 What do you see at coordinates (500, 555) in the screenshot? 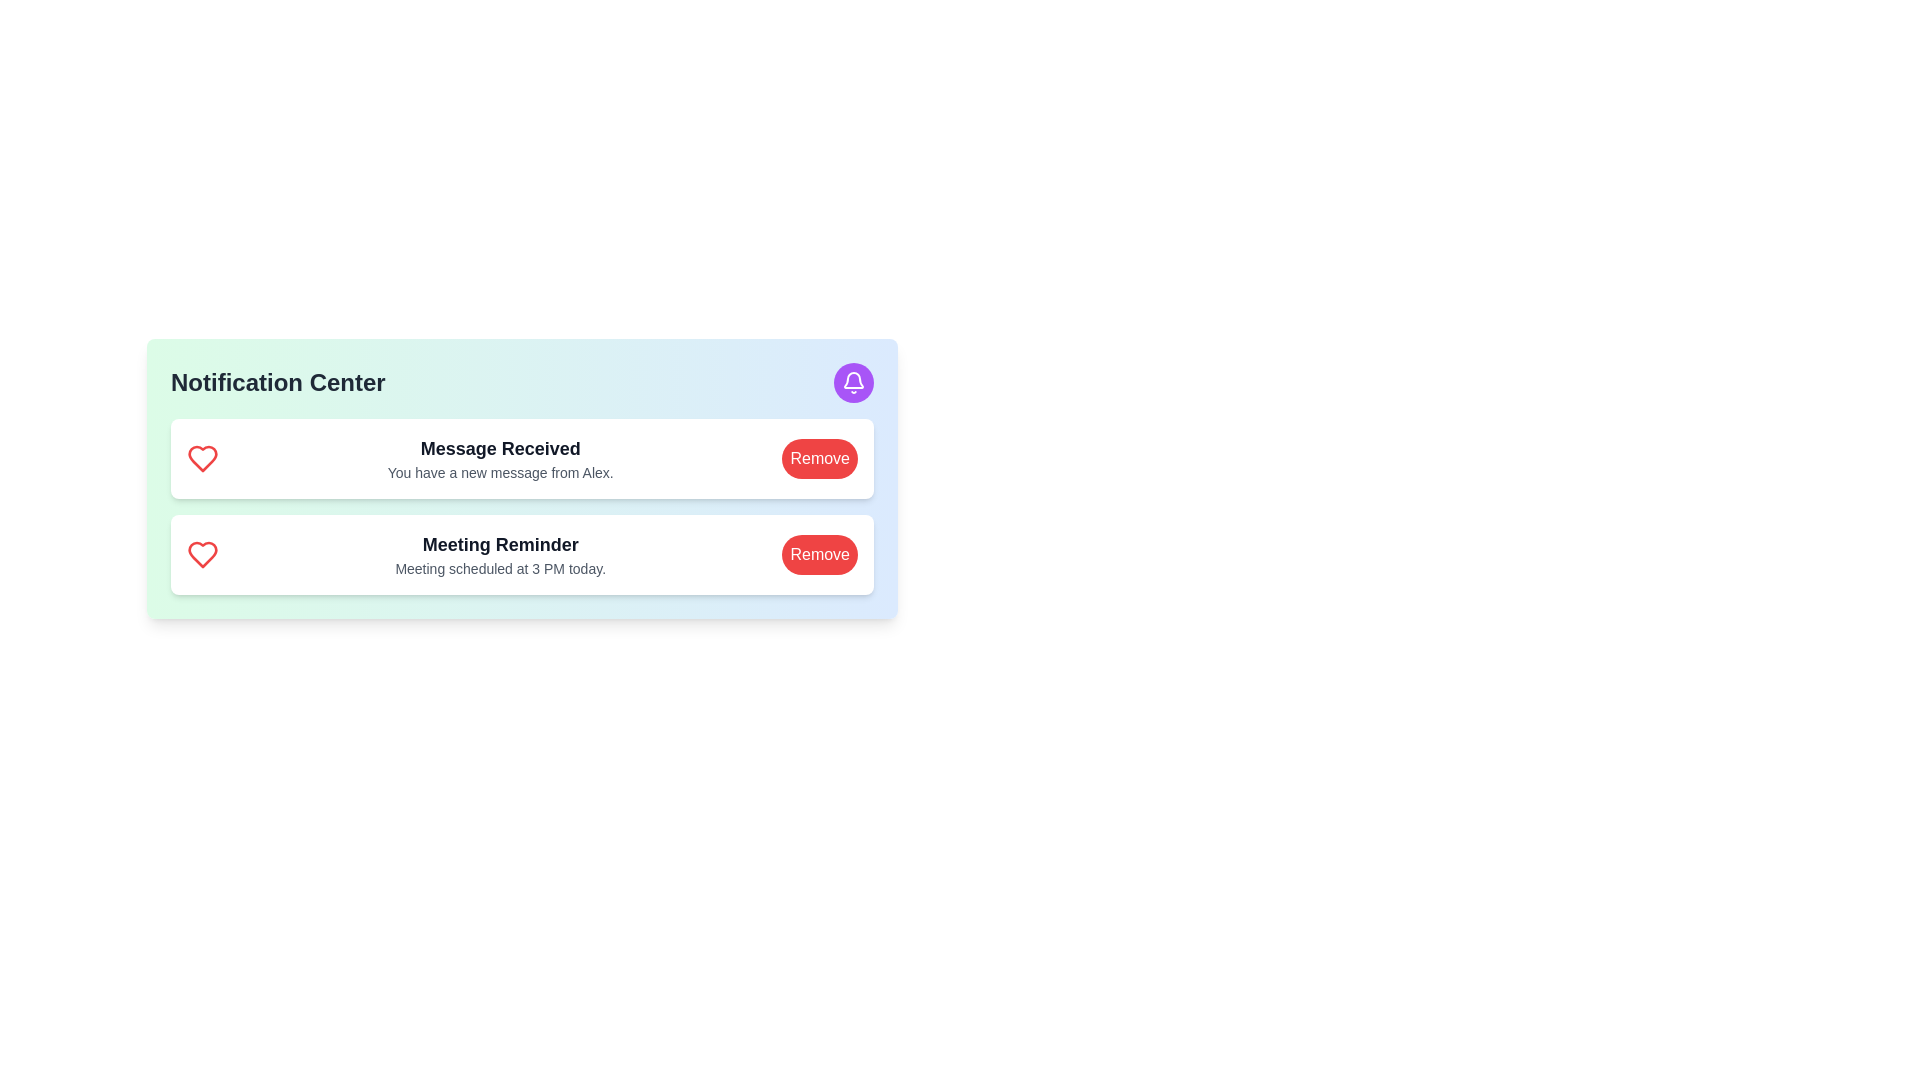
I see `the Text block element that displays 'Meeting Reminder' and additional details about the meeting scheduled at 3 PM today` at bounding box center [500, 555].